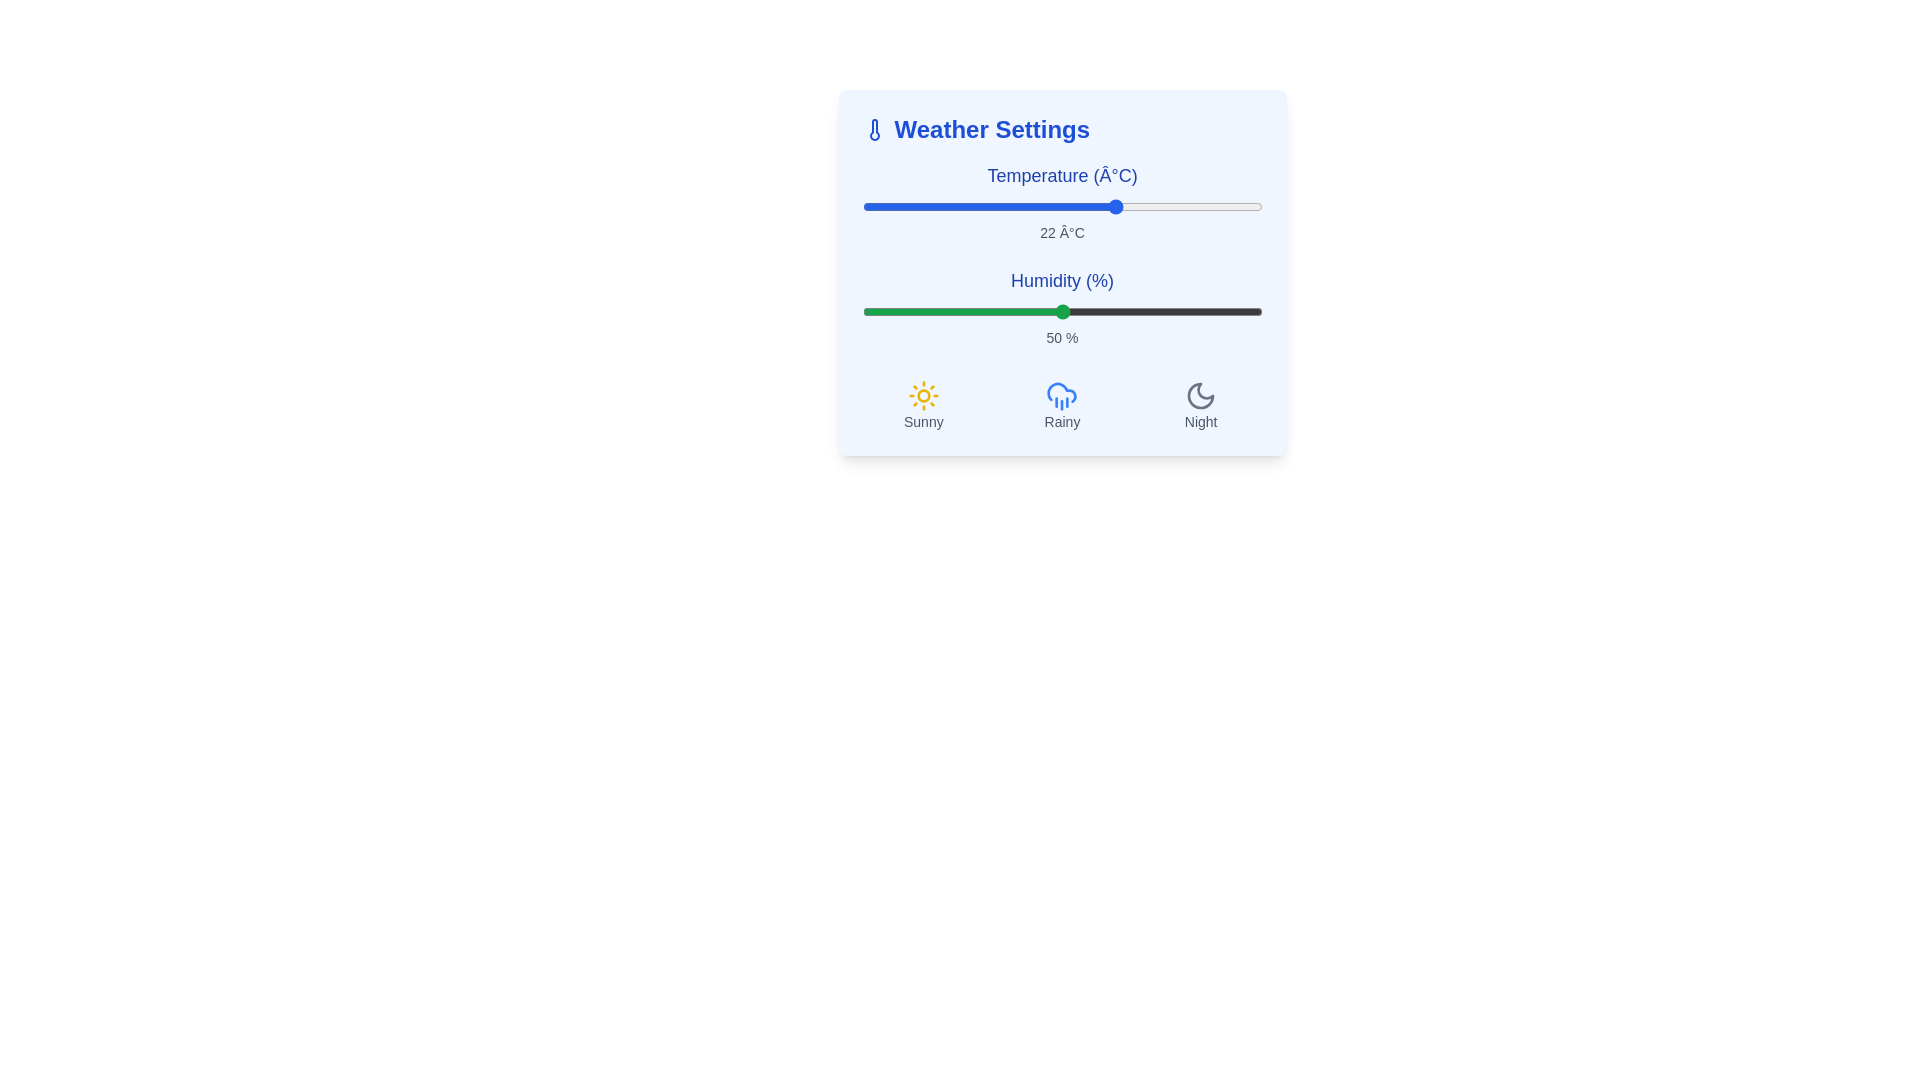 The width and height of the screenshot is (1920, 1080). I want to click on the temperature, so click(1085, 207).